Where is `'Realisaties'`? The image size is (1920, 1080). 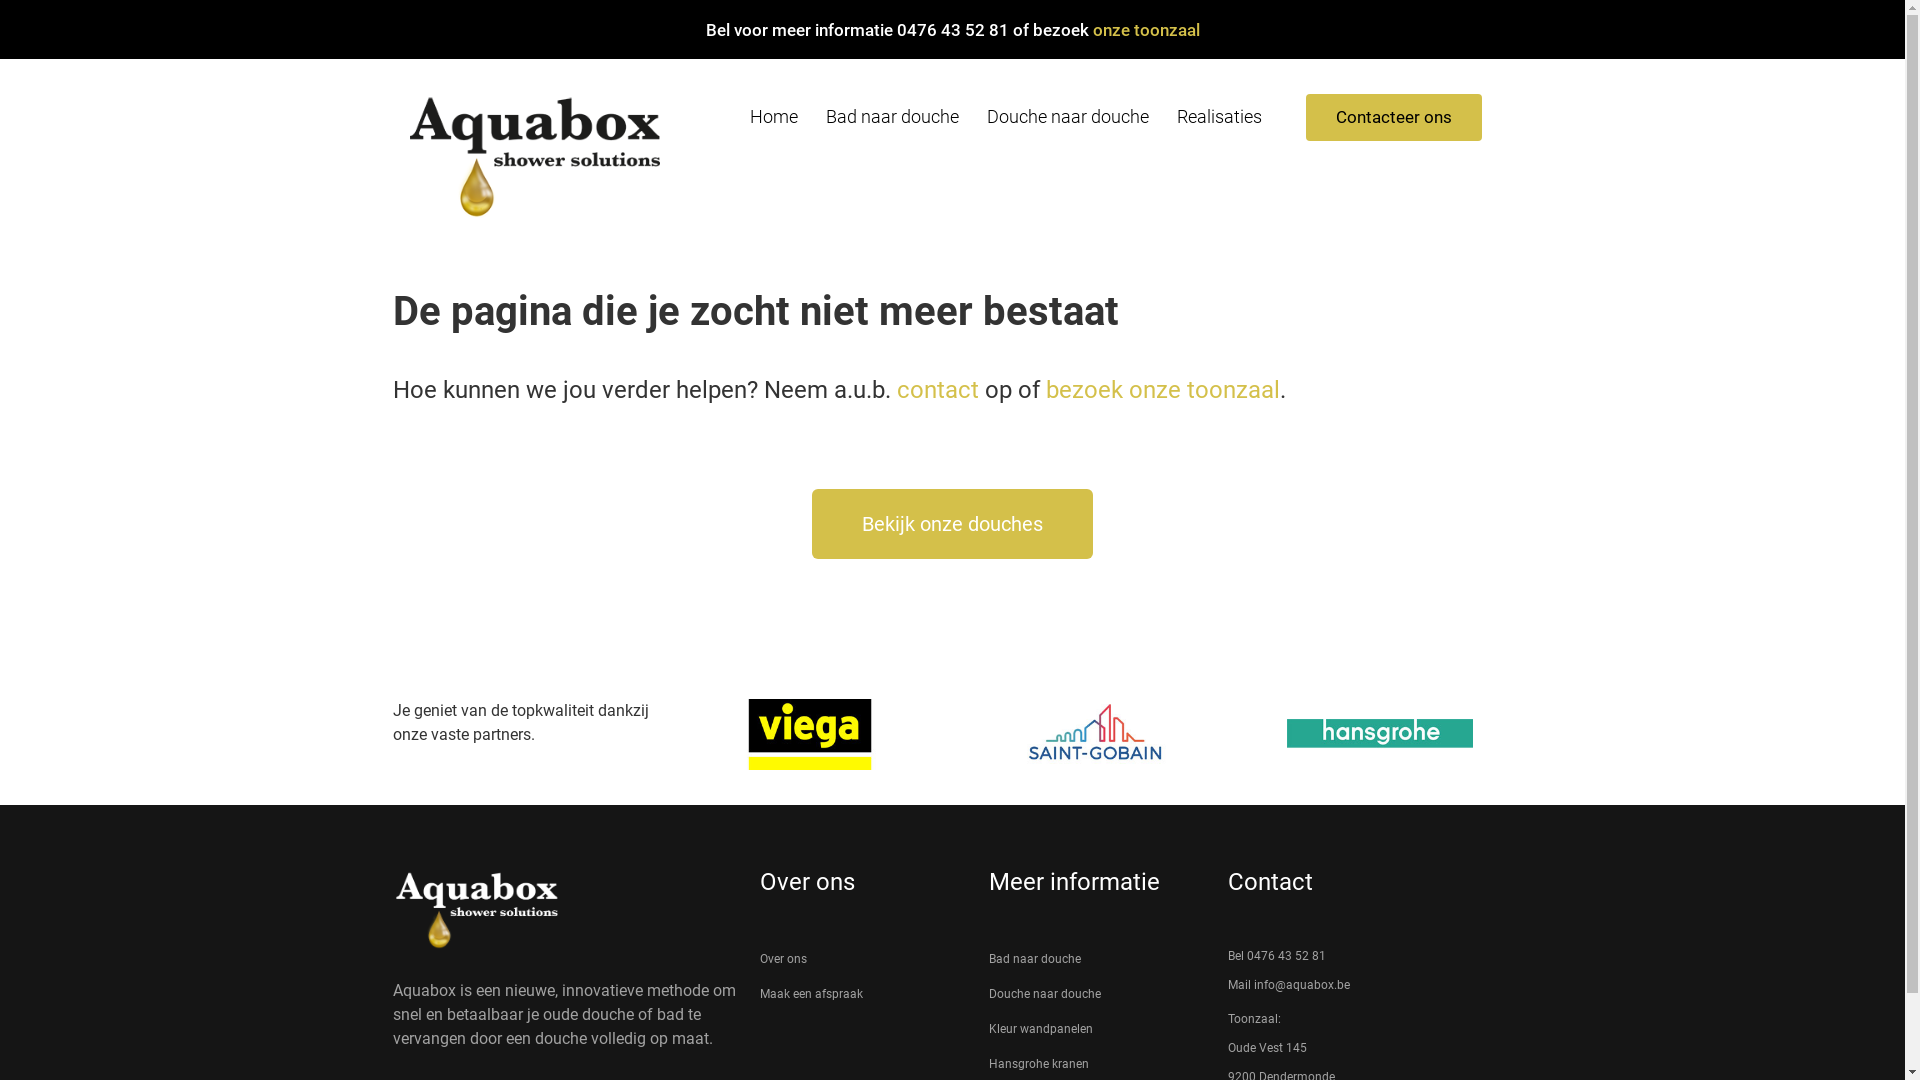 'Realisaties' is located at coordinates (1218, 116).